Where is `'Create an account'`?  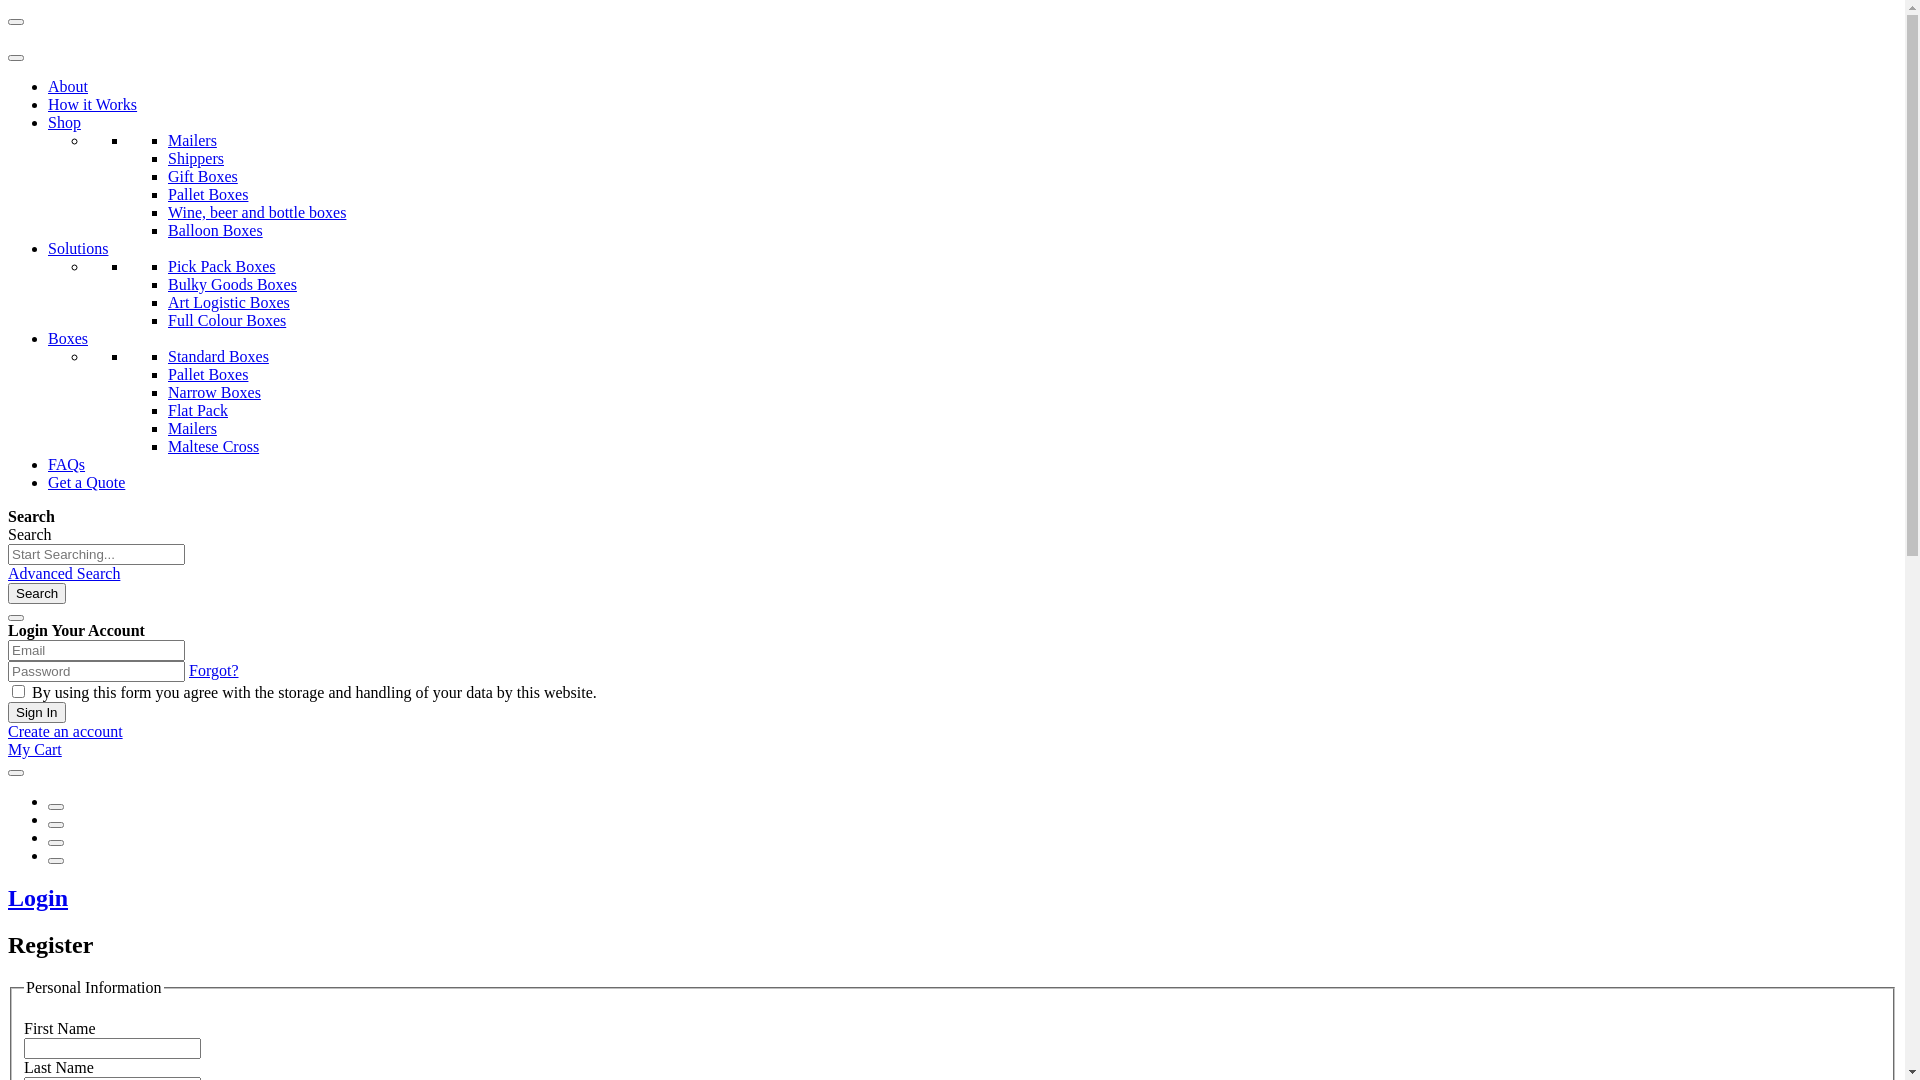
'Create an account' is located at coordinates (65, 731).